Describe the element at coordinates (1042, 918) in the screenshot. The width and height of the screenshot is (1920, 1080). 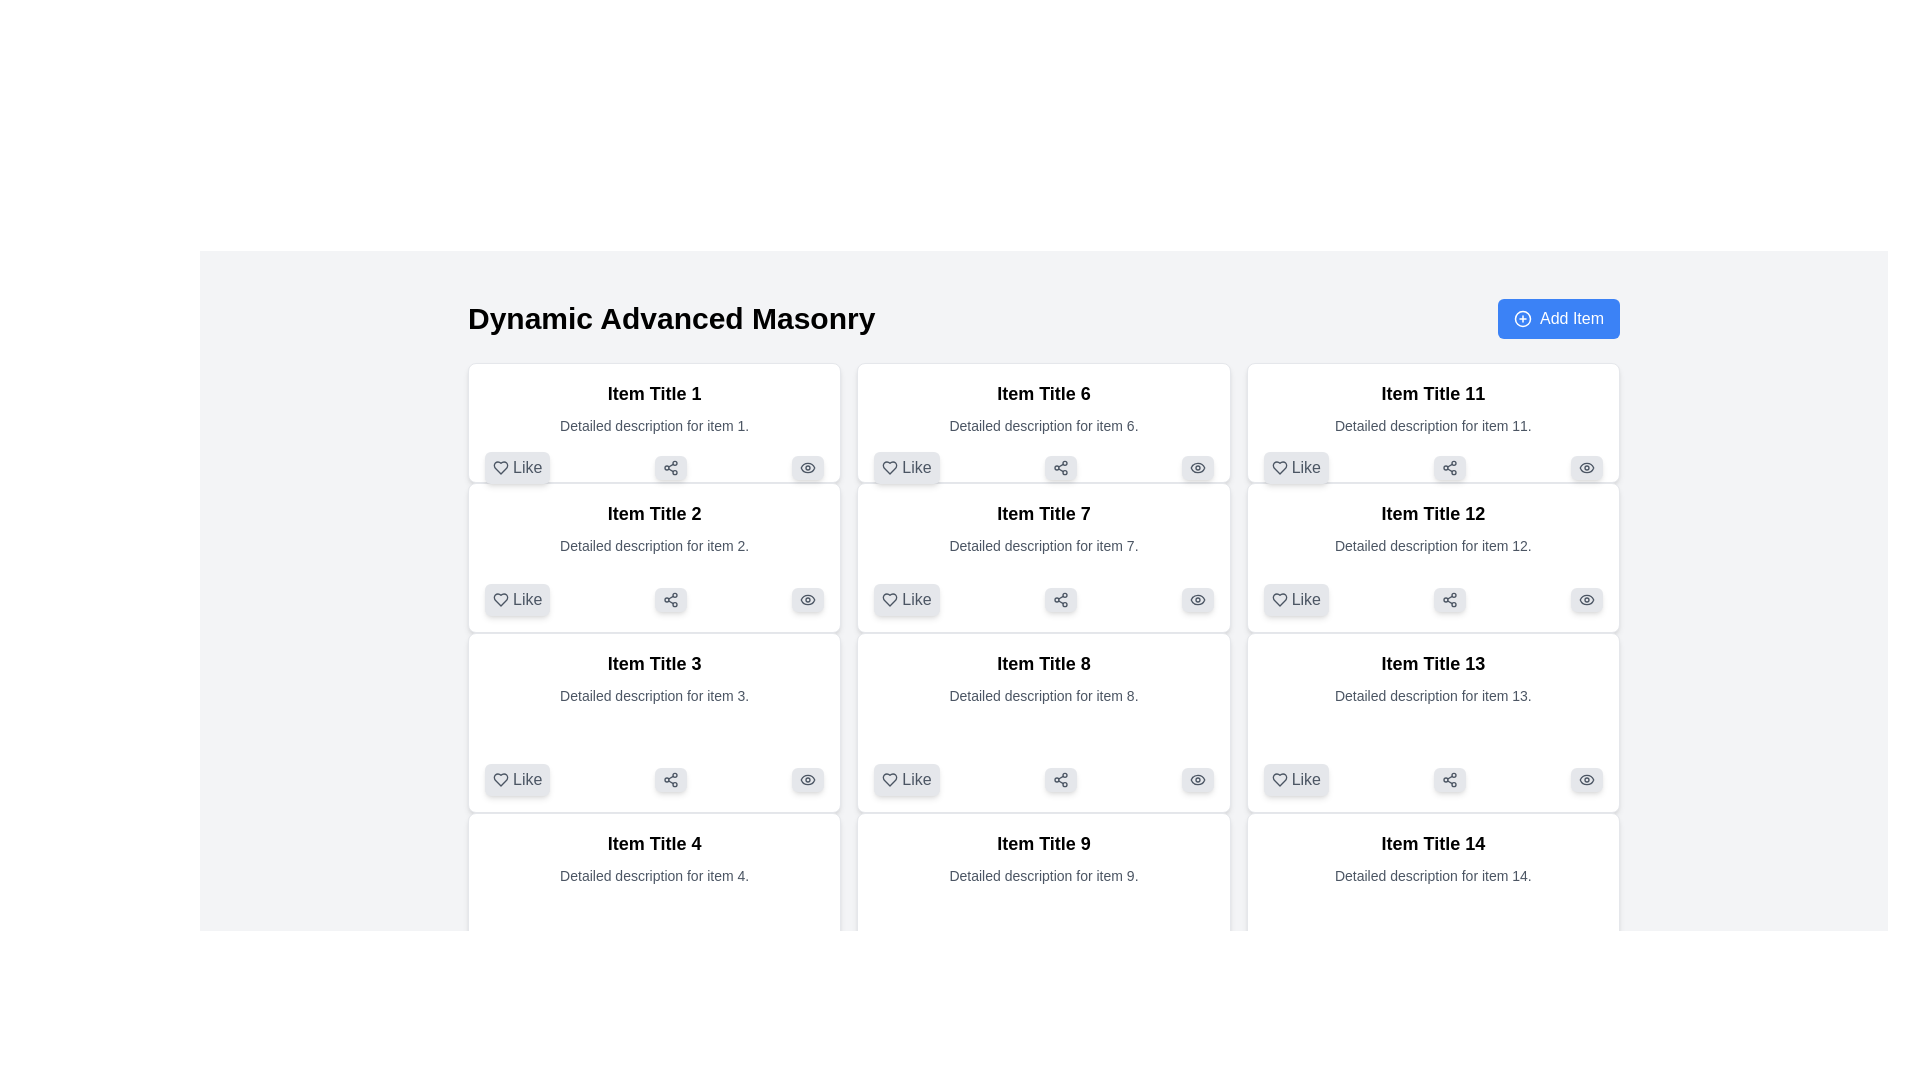
I see `the card component with the title 'Item Title 9'` at that location.